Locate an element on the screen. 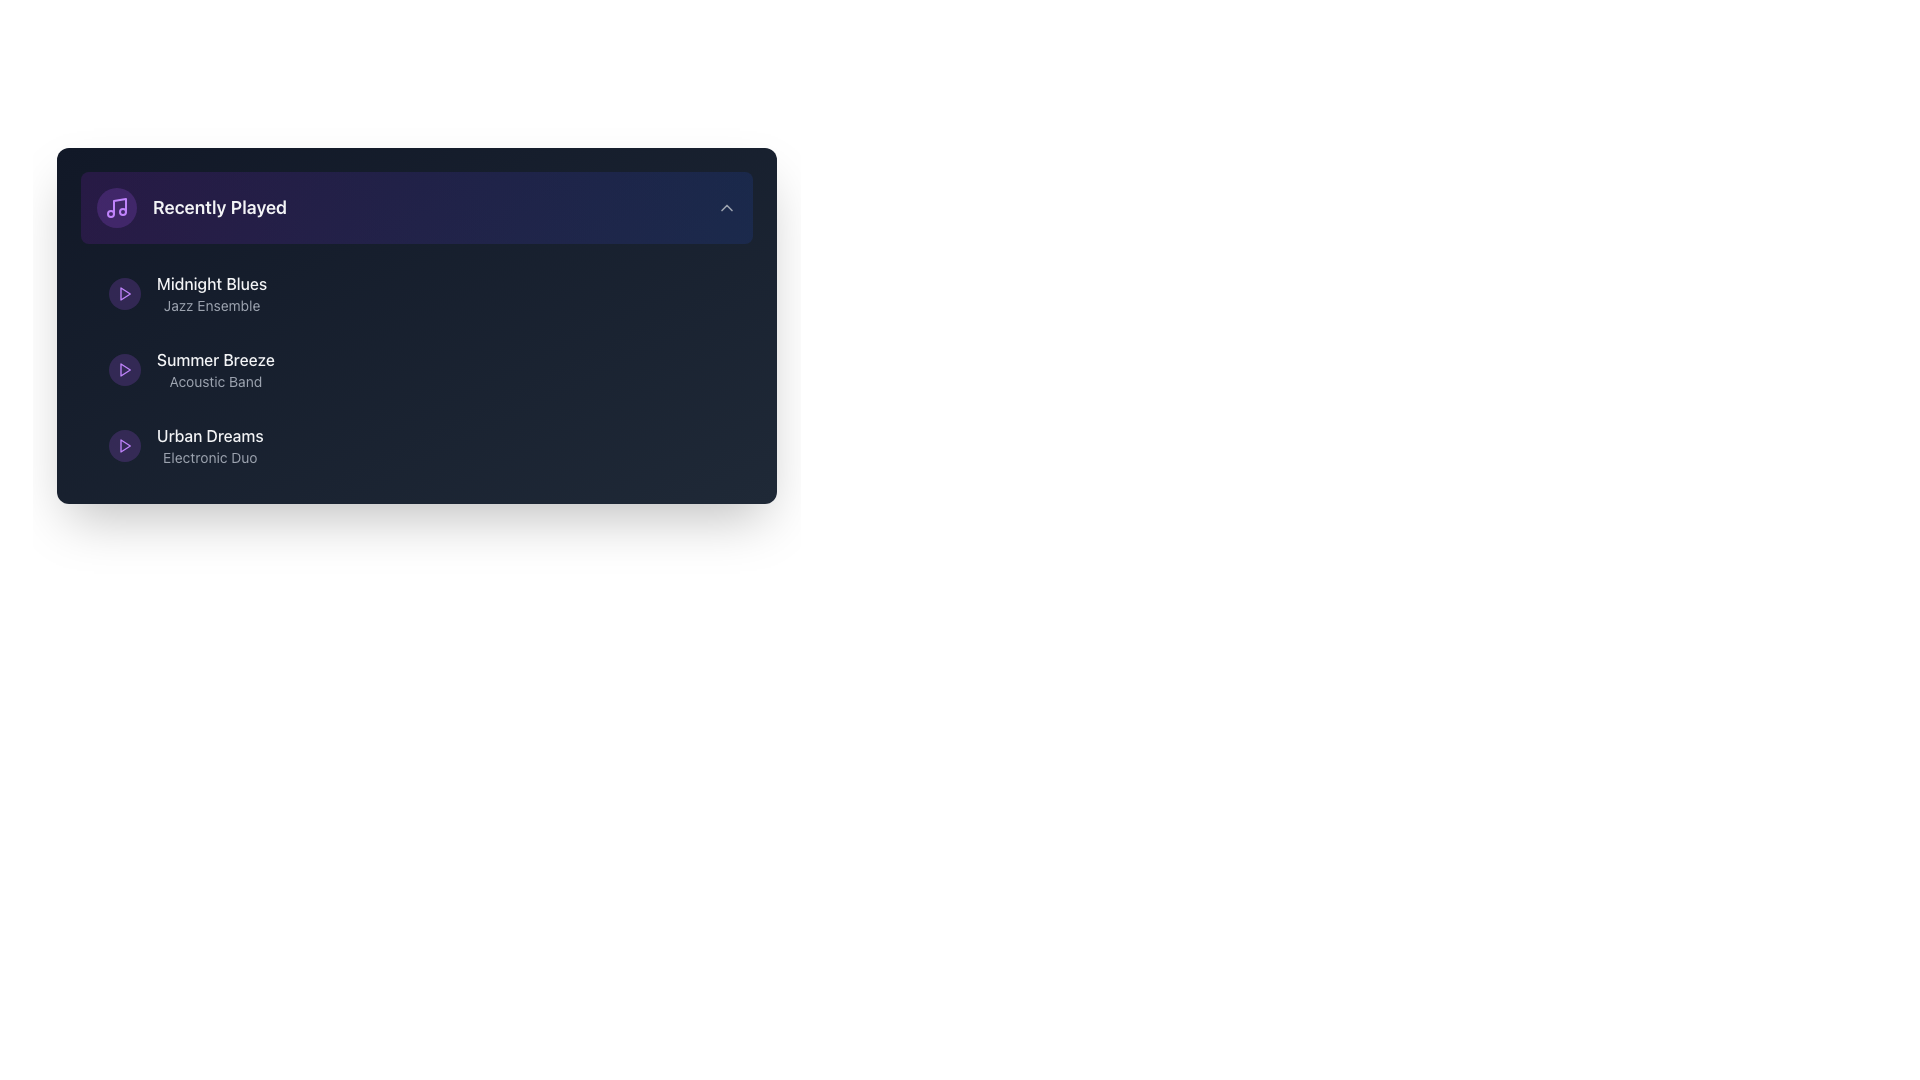  the 'Recently Played' toggle button located at the top of the vertically aligned grouped layout to activate its hover style transition is located at coordinates (416, 208).